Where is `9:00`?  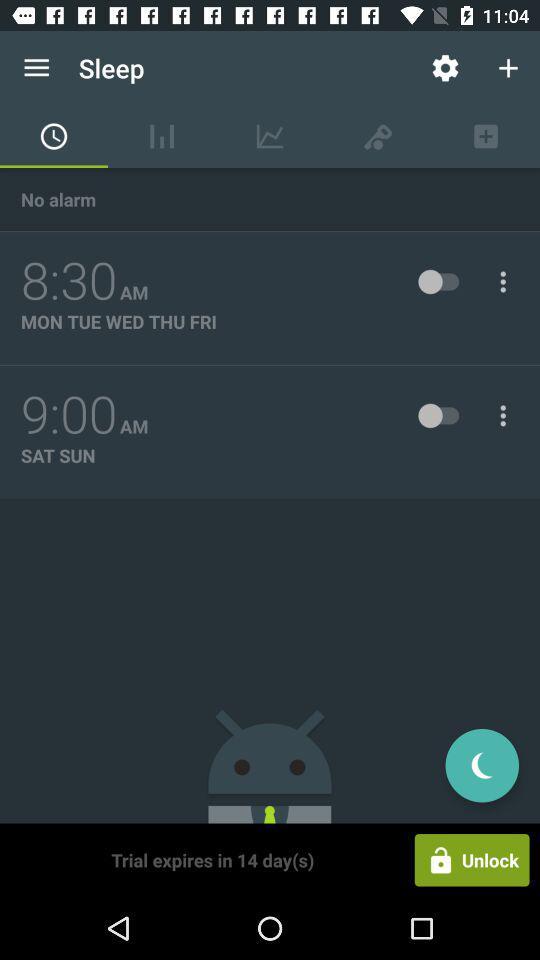
9:00 is located at coordinates (68, 414).